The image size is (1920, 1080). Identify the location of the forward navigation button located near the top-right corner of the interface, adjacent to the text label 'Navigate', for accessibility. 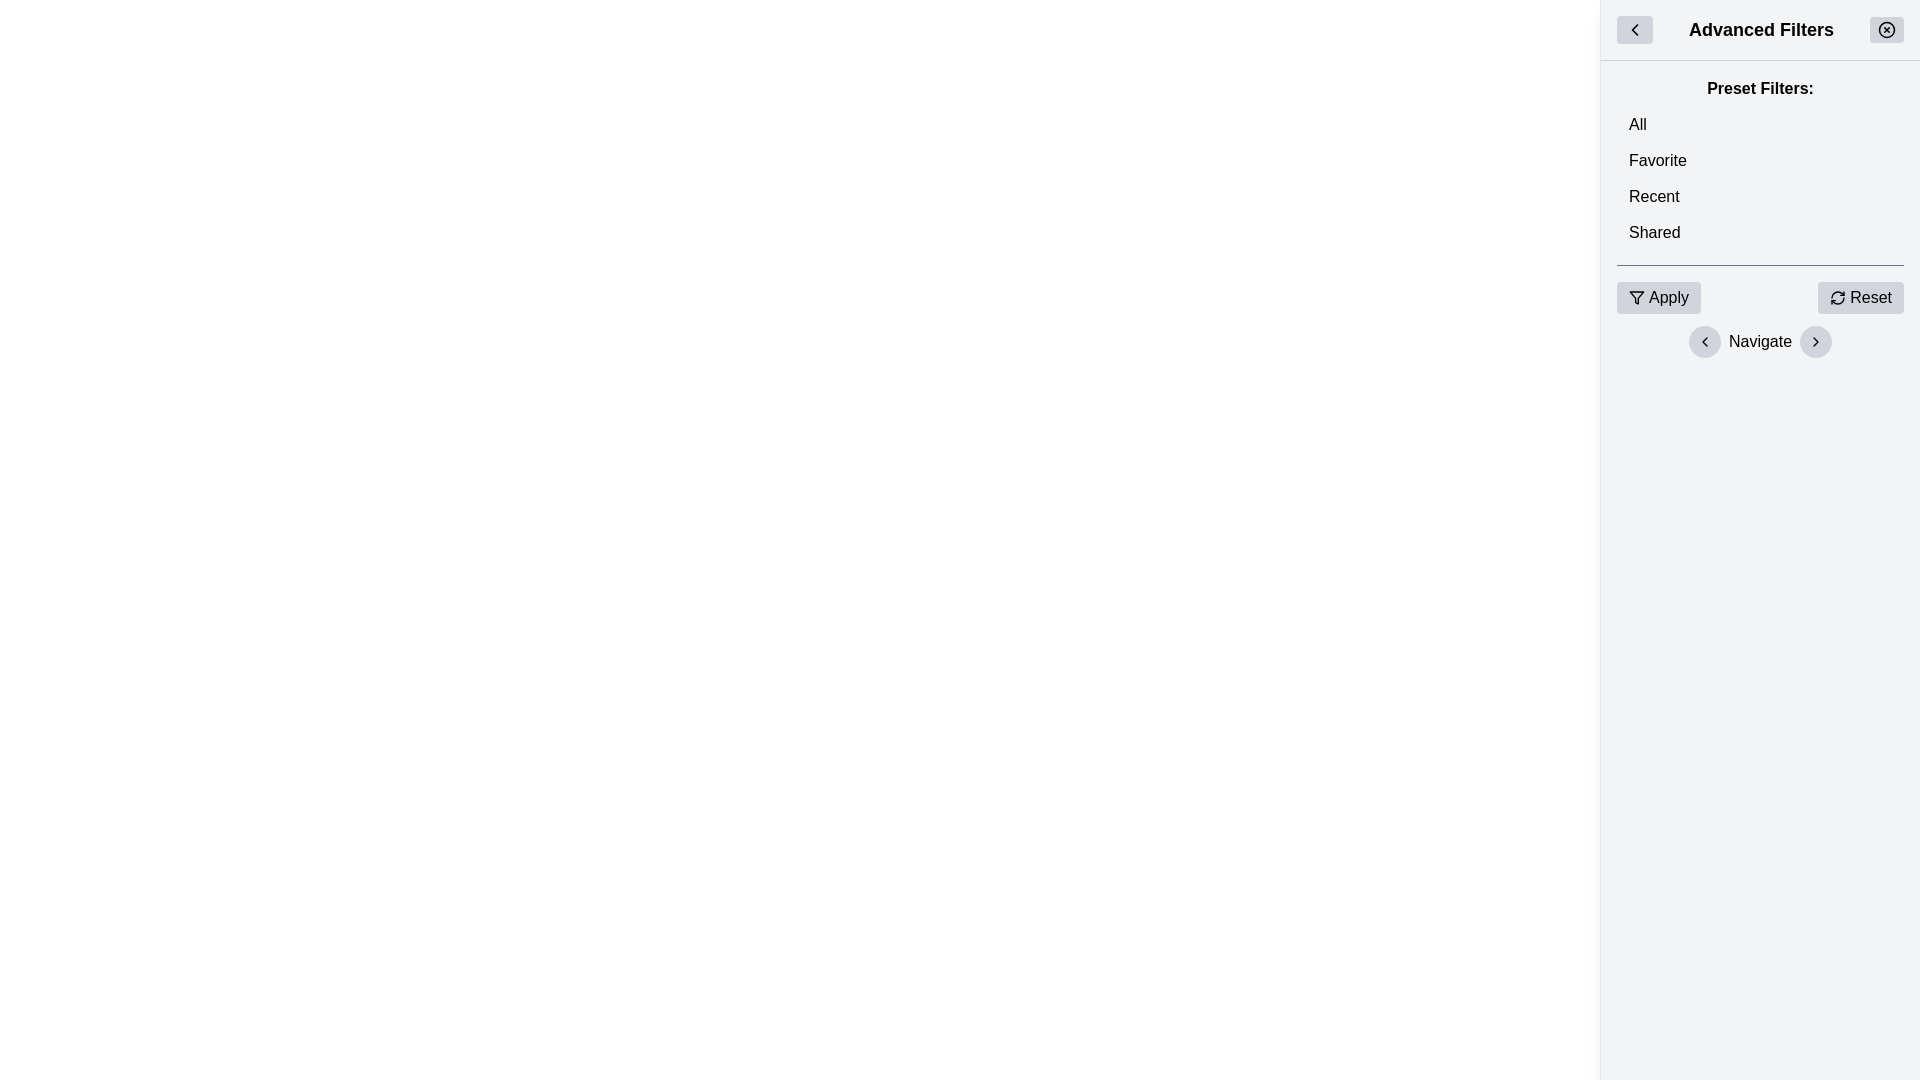
(1816, 341).